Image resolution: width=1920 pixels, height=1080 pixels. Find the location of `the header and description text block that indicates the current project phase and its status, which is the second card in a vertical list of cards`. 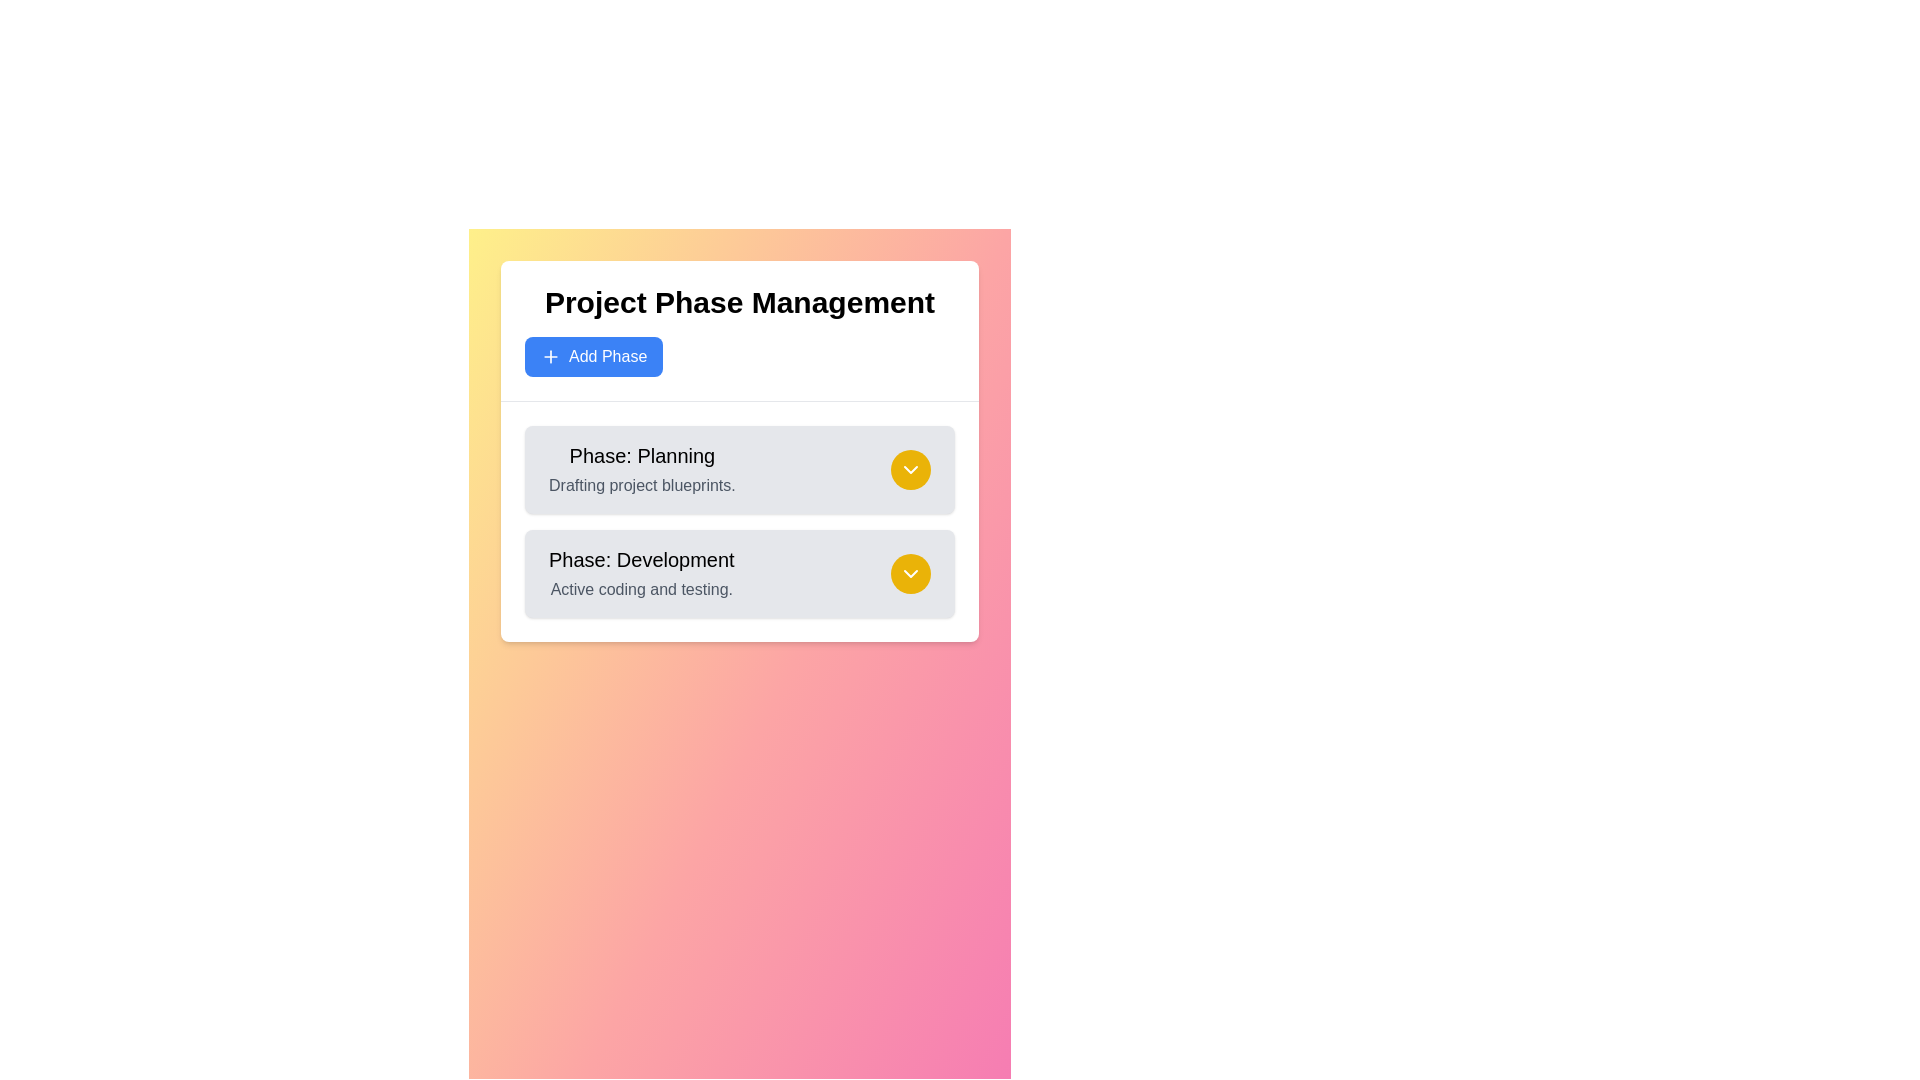

the header and description text block that indicates the current project phase and its status, which is the second card in a vertical list of cards is located at coordinates (641, 574).